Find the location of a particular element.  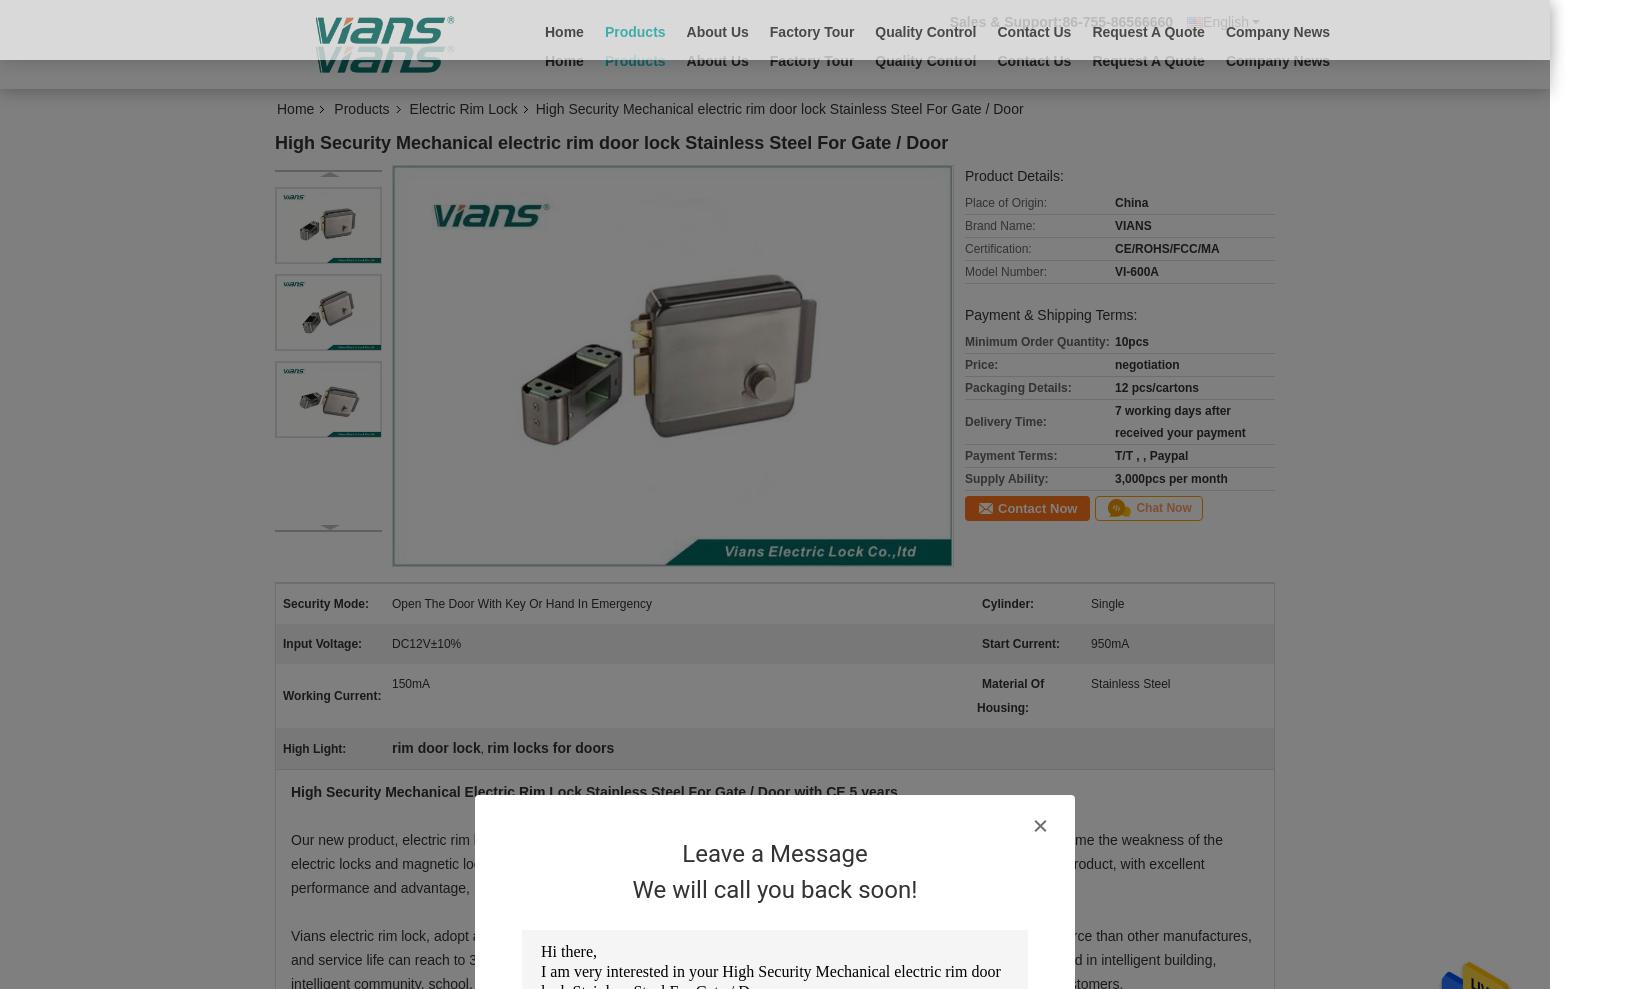

'Input Voltage:' is located at coordinates (321, 644).